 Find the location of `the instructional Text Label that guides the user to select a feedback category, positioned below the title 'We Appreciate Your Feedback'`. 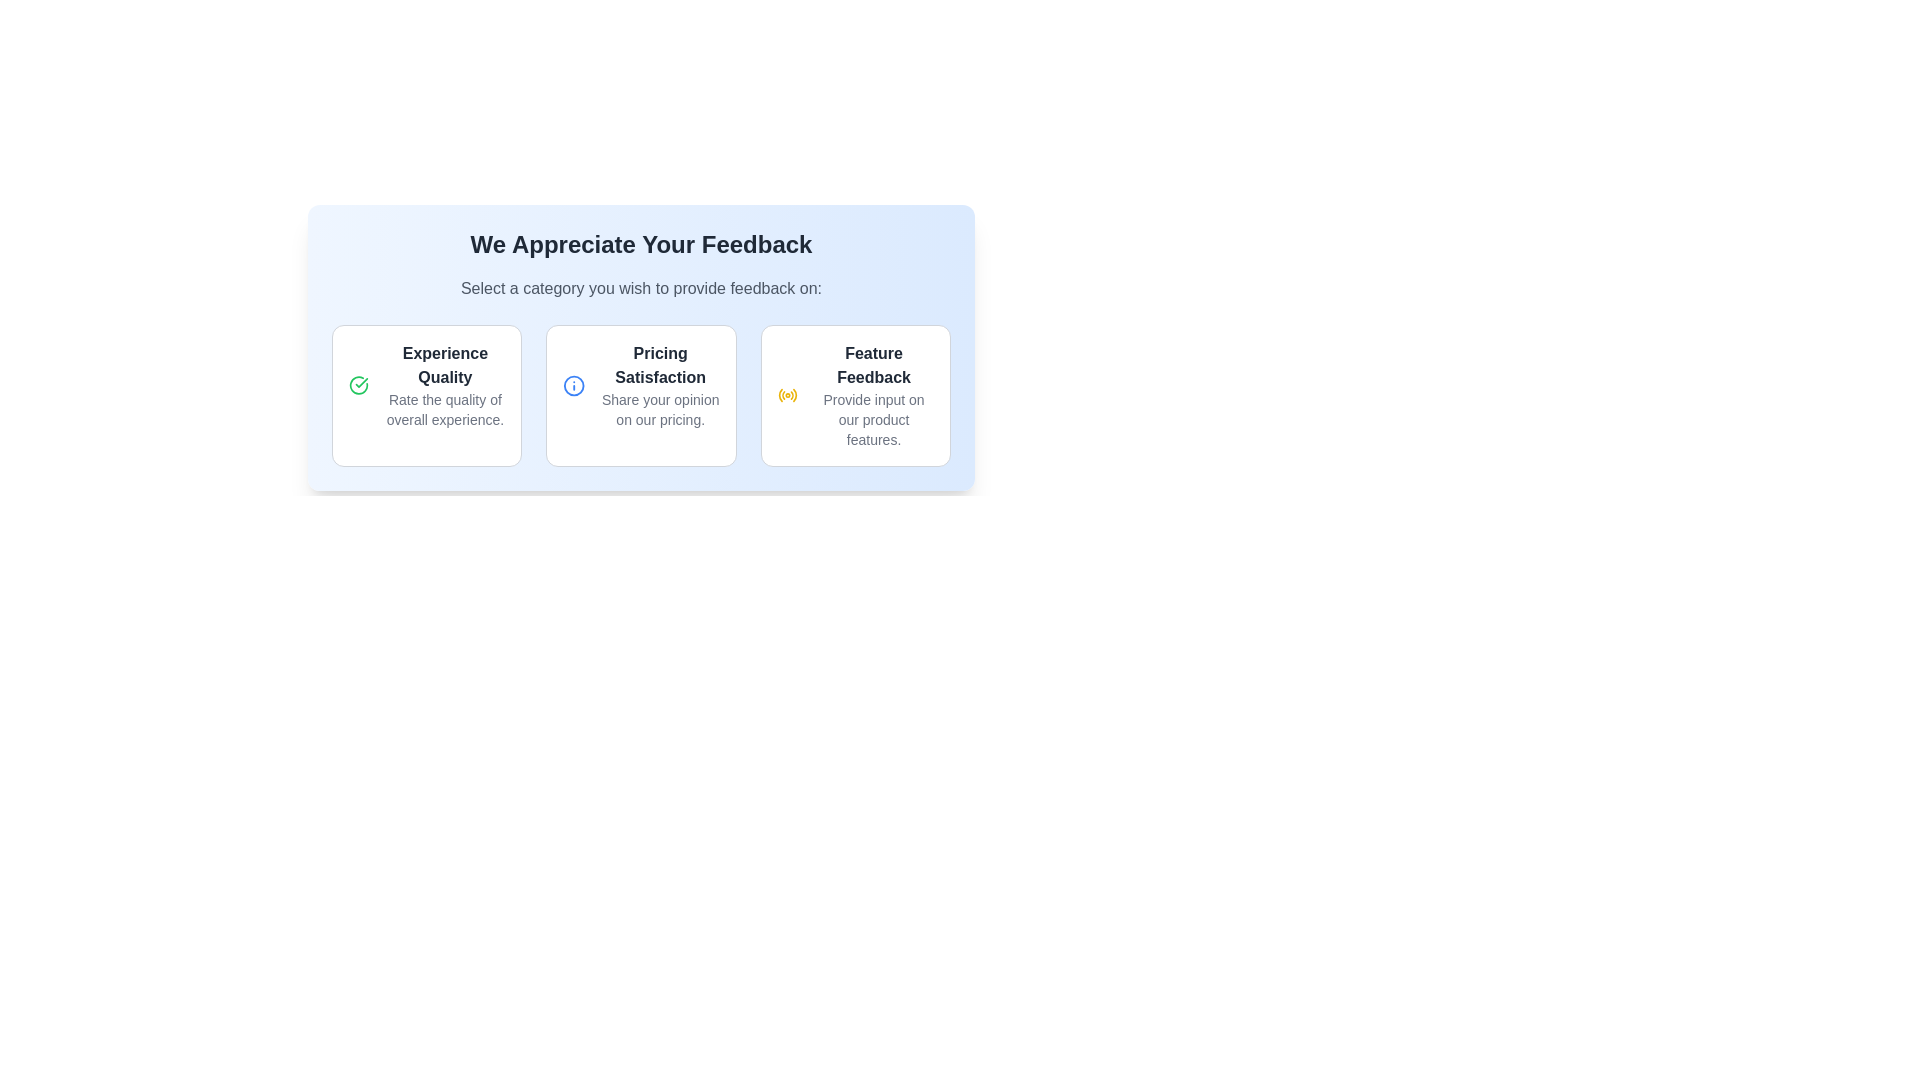

the instructional Text Label that guides the user to select a feedback category, positioned below the title 'We Appreciate Your Feedback' is located at coordinates (641, 289).